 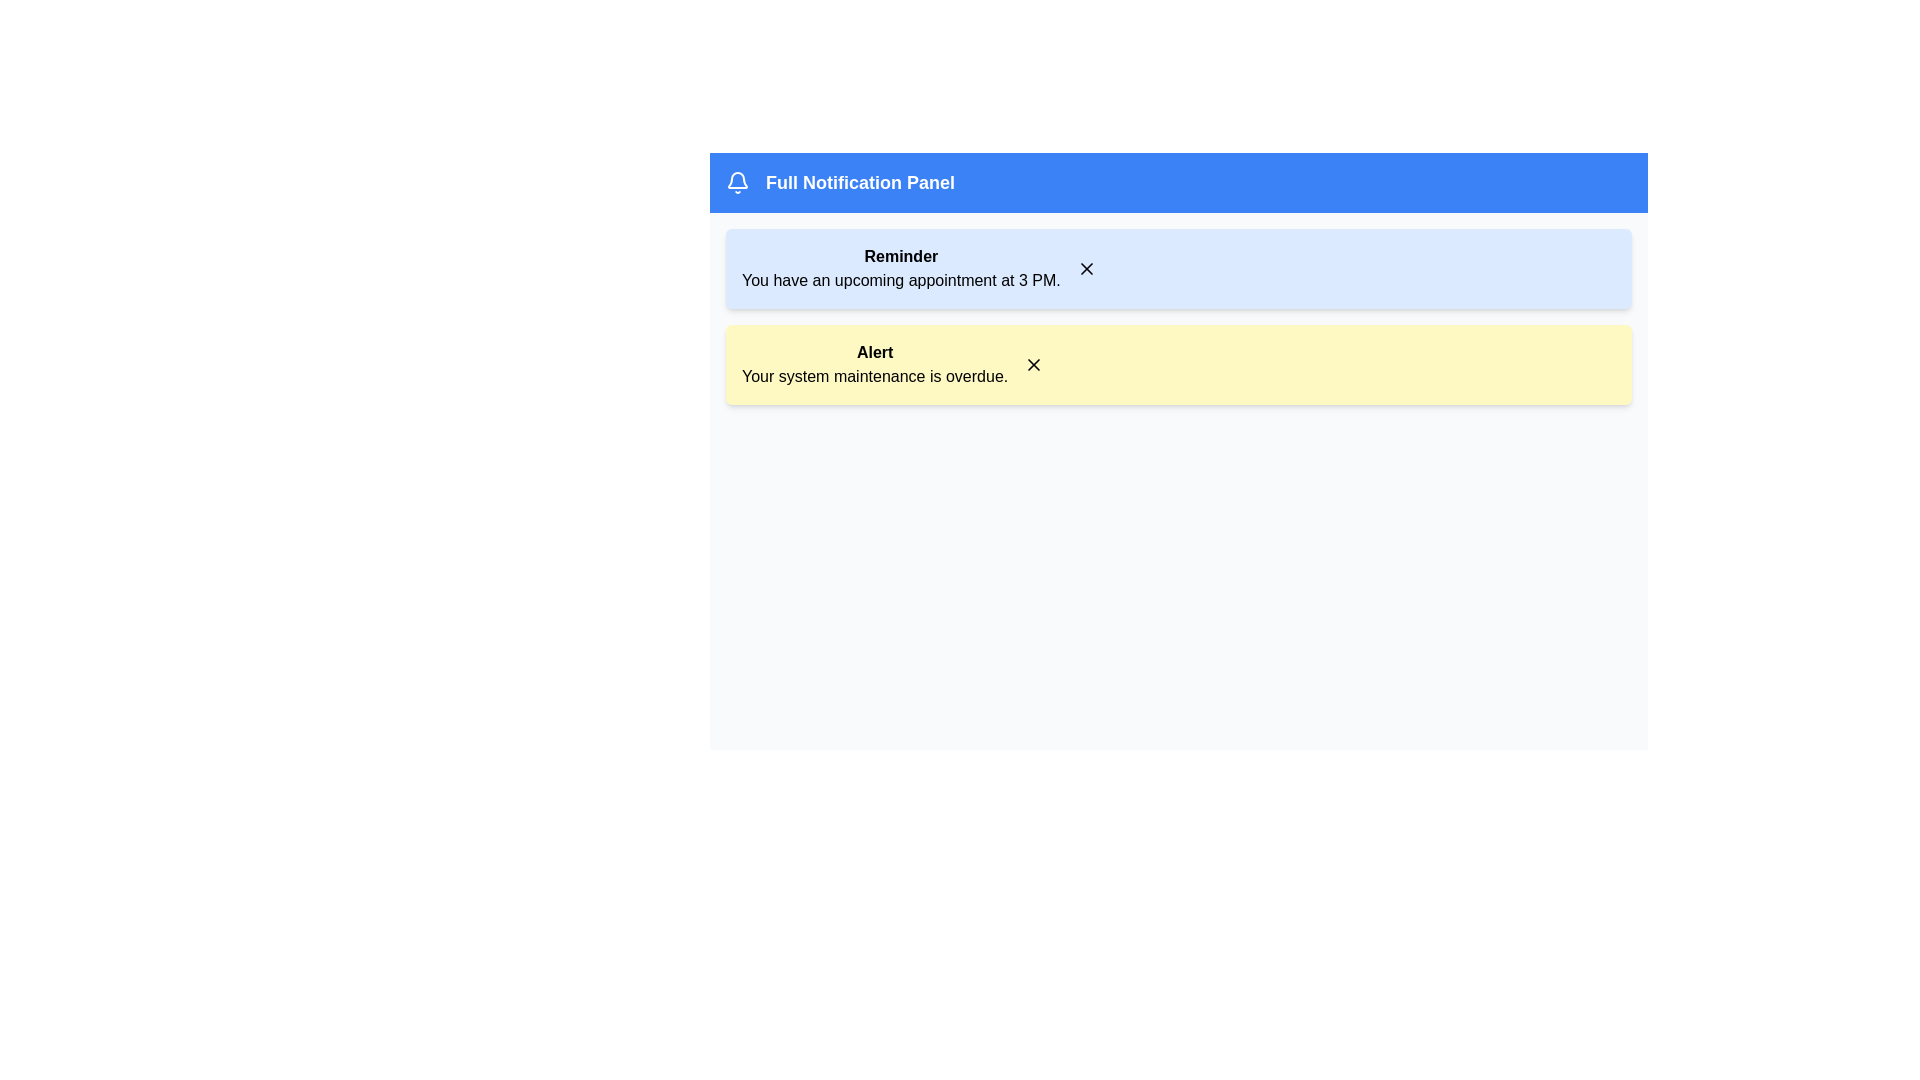 I want to click on the text label that displays 'Alert' in bold font above 'Your system maintenance is overdue.' on a yellow background in the lower half of the Full Notification Panel interface, so click(x=875, y=365).